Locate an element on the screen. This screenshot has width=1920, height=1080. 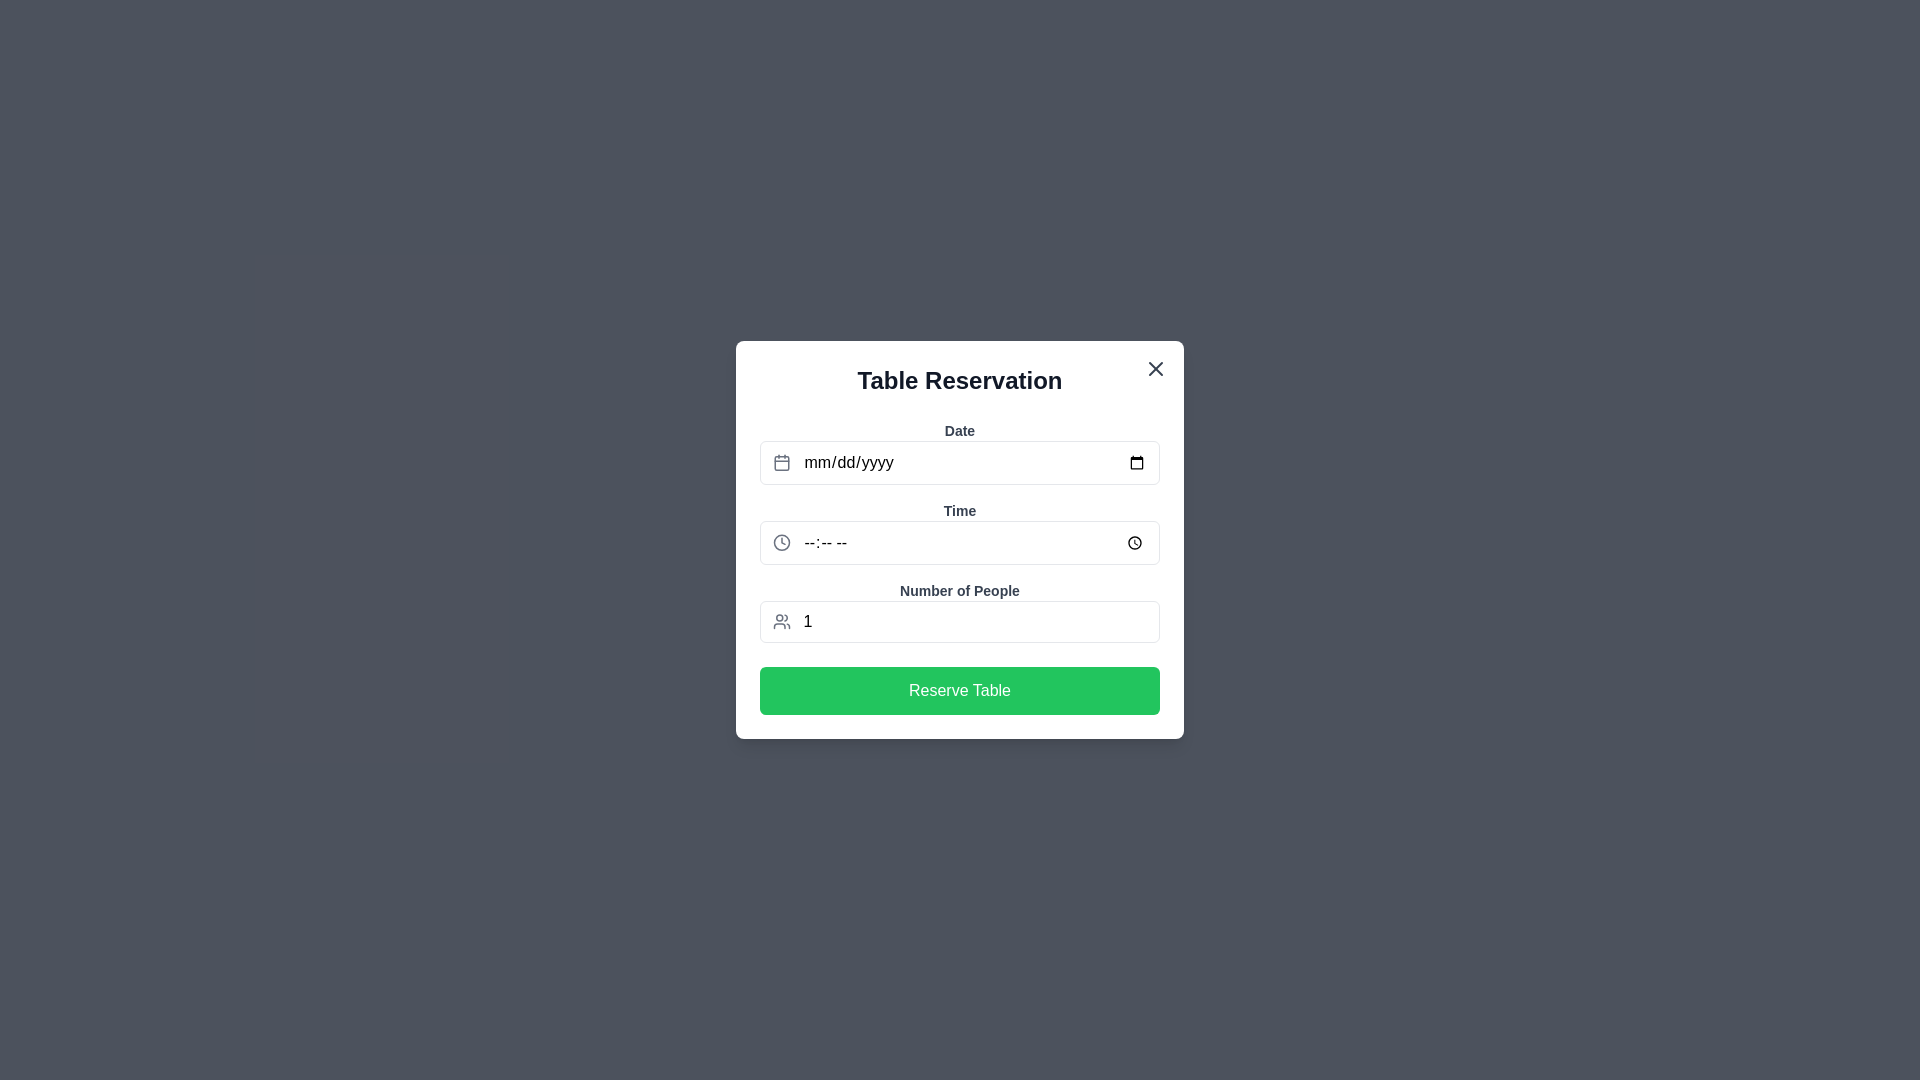
the text header labeled 'Table Reservation', which is bold and centered above the input fields and button is located at coordinates (960, 381).